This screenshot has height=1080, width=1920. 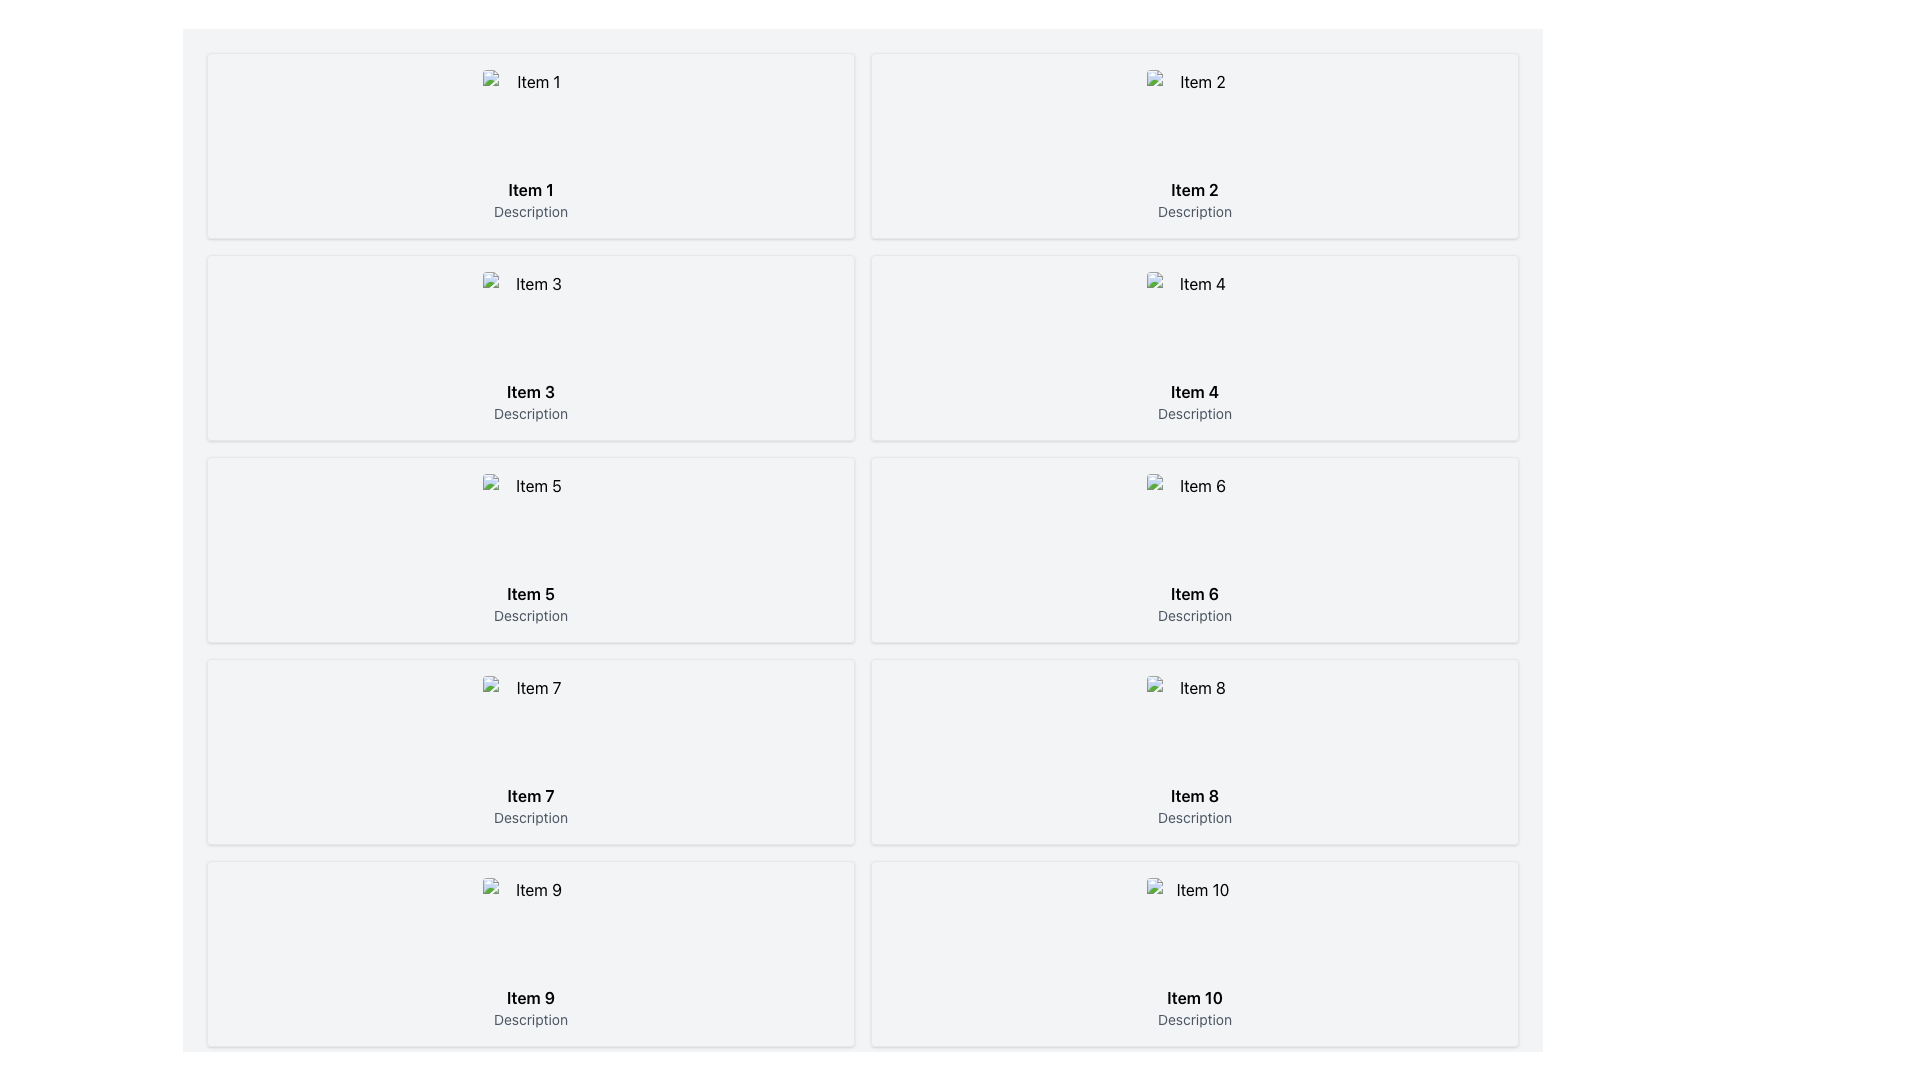 I want to click on the Text Label located below 'Item 2' in the second group of the grid structure, so click(x=1195, y=212).